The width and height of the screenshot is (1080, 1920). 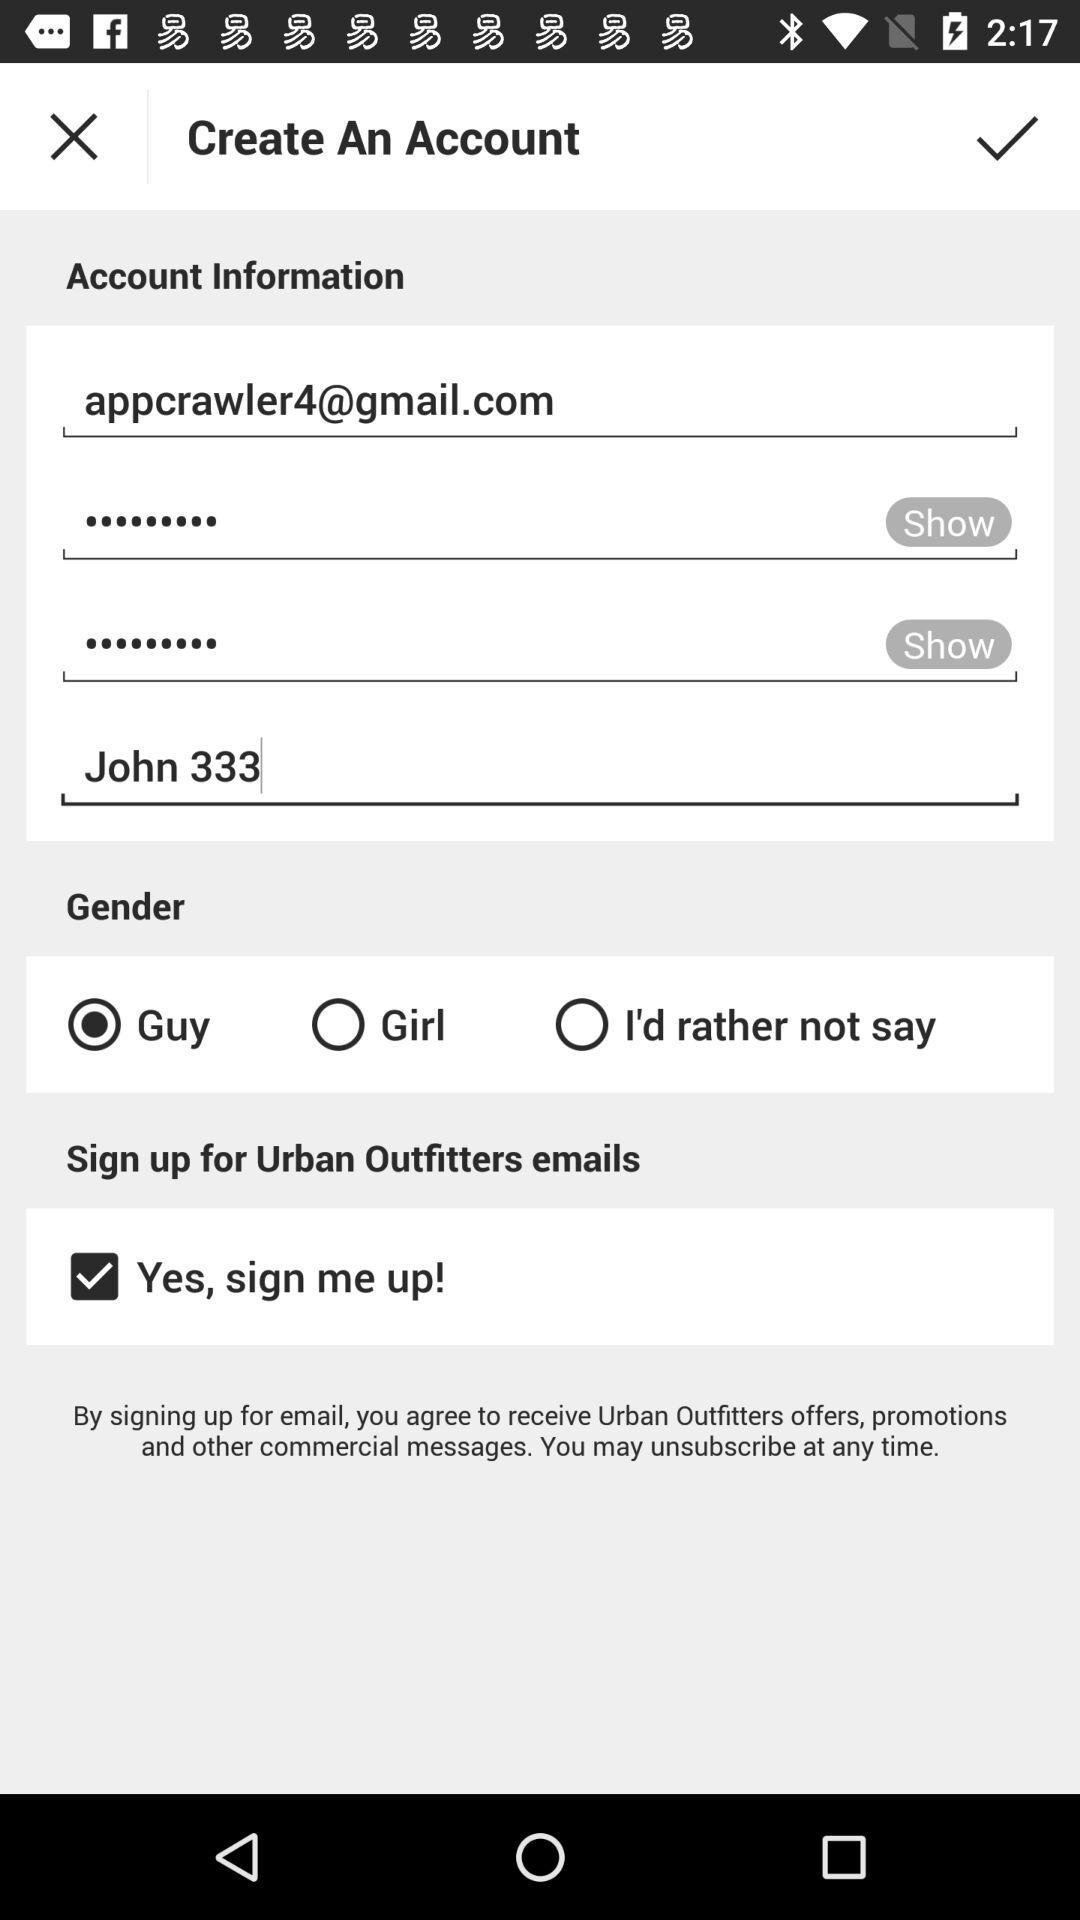 What do you see at coordinates (1006, 135) in the screenshot?
I see `the check icon` at bounding box center [1006, 135].